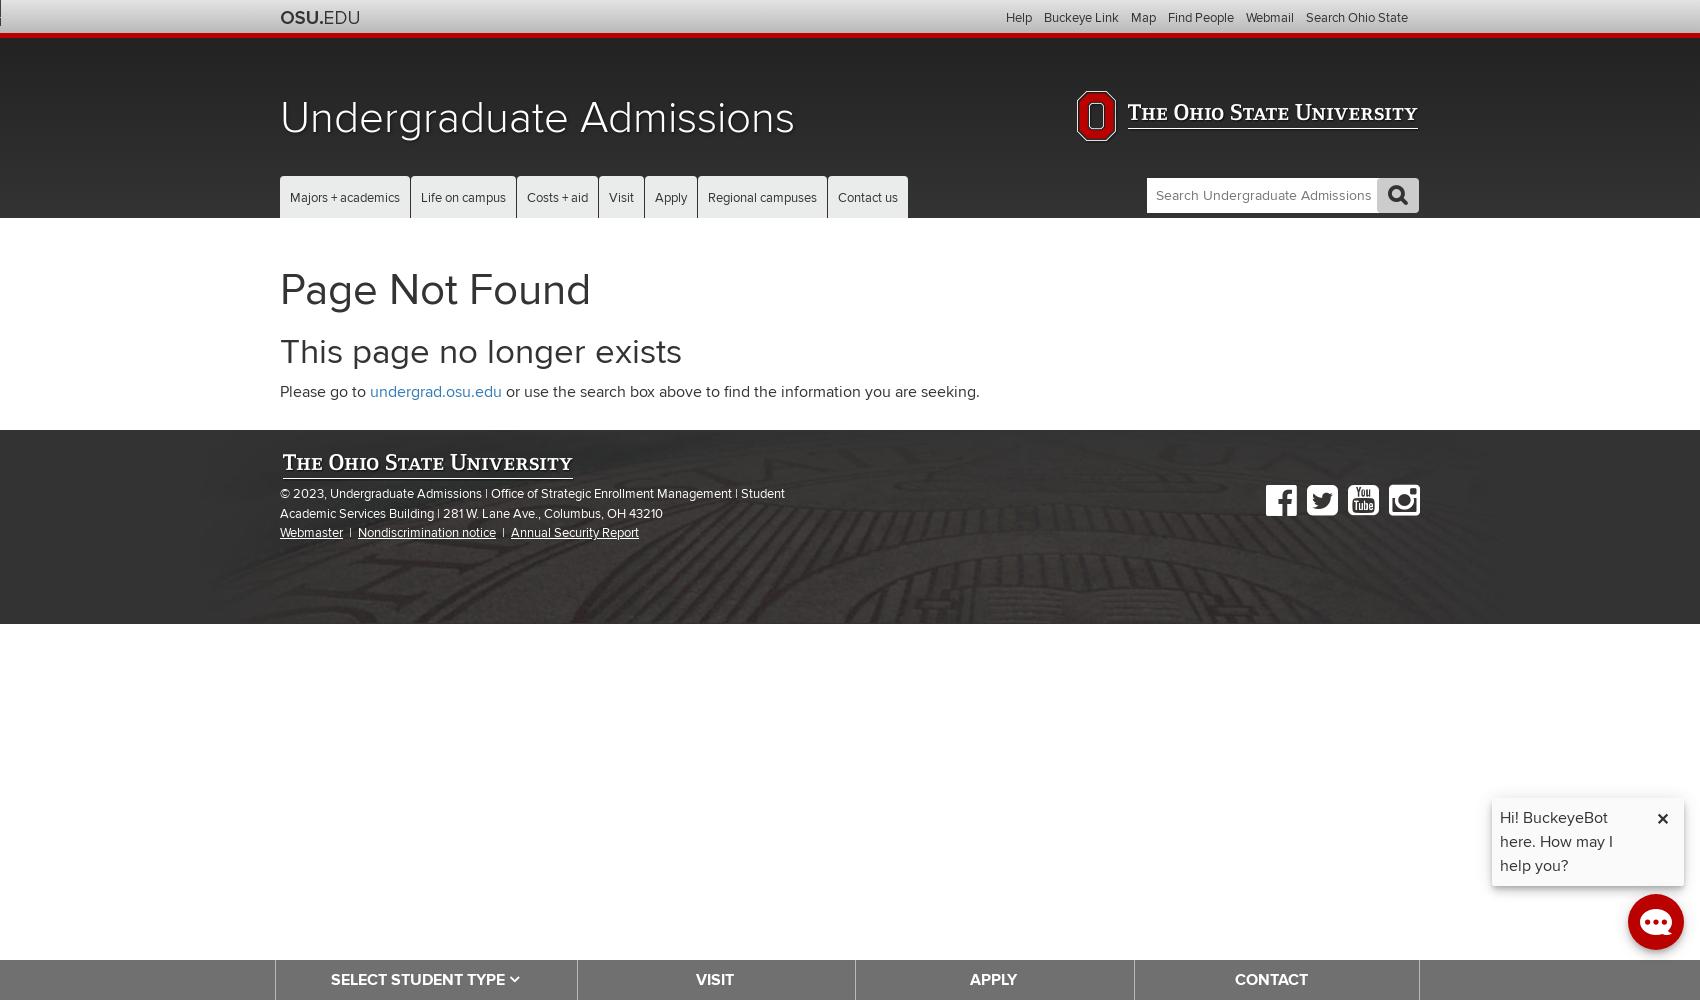 This screenshot has width=1700, height=1000. What do you see at coordinates (620, 197) in the screenshot?
I see `'Visit'` at bounding box center [620, 197].